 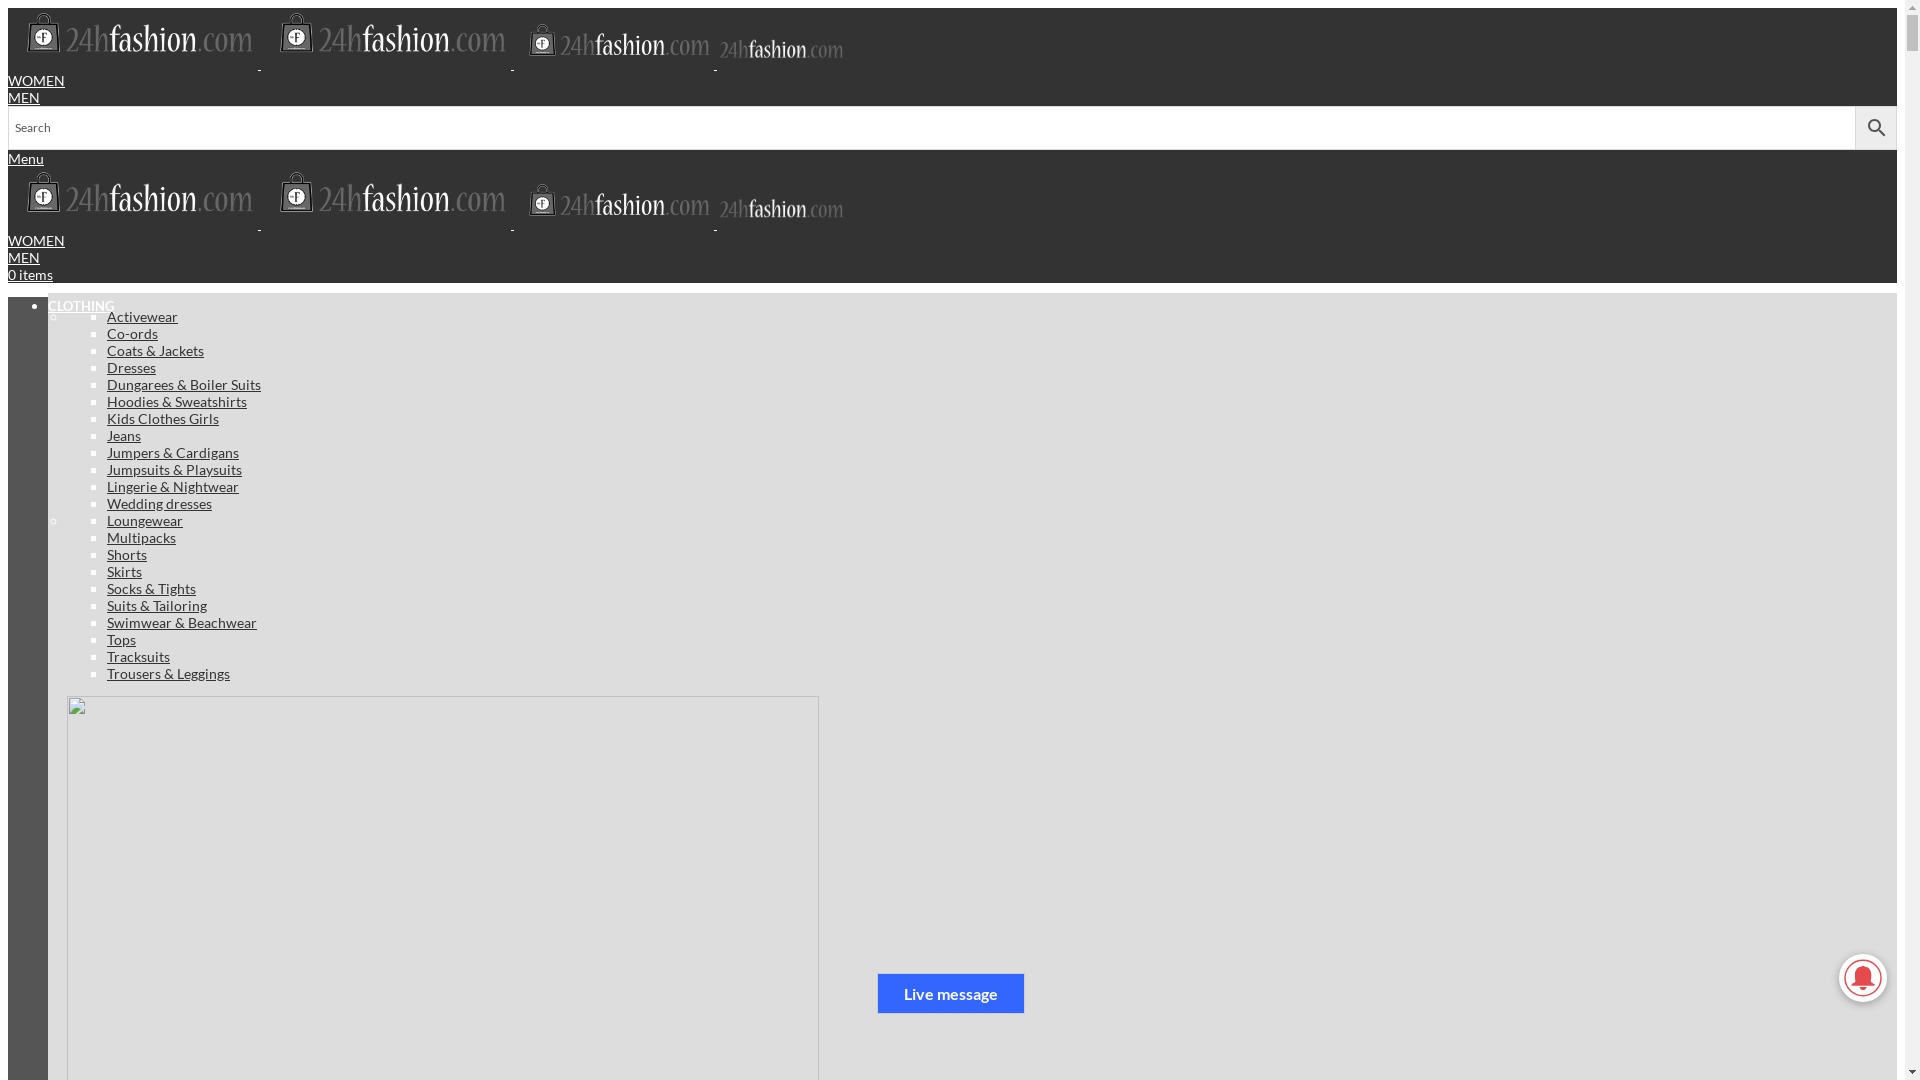 What do you see at coordinates (130, 366) in the screenshot?
I see `'Dresses'` at bounding box center [130, 366].